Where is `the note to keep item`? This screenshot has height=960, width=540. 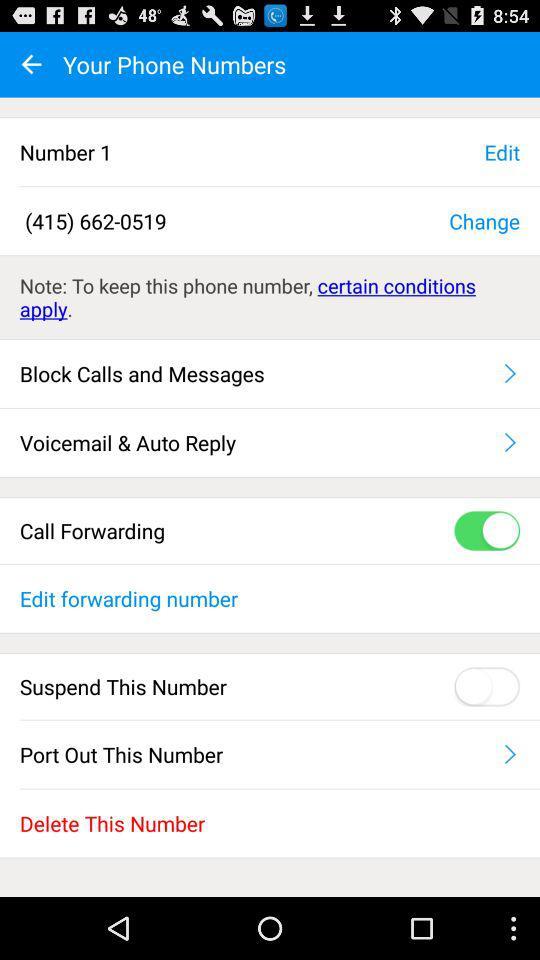 the note to keep item is located at coordinates (270, 296).